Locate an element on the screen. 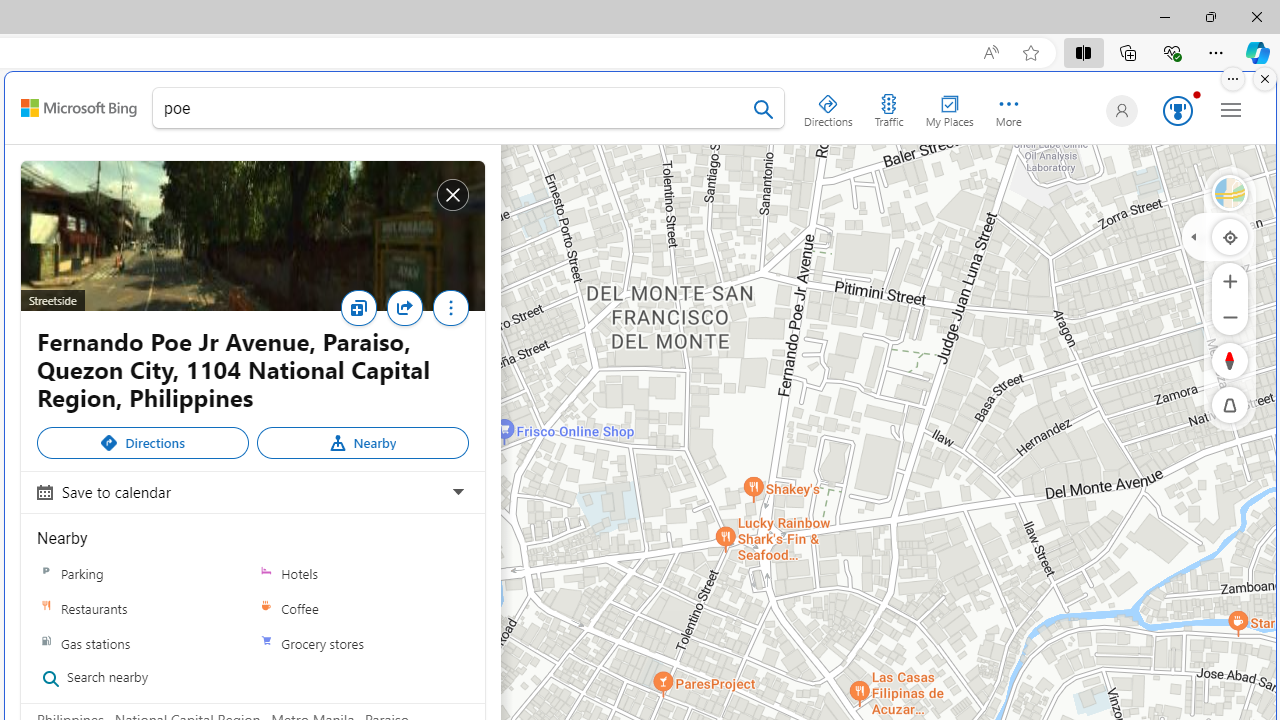  'AutomationID: serp_medal_svg' is located at coordinates (1178, 110).